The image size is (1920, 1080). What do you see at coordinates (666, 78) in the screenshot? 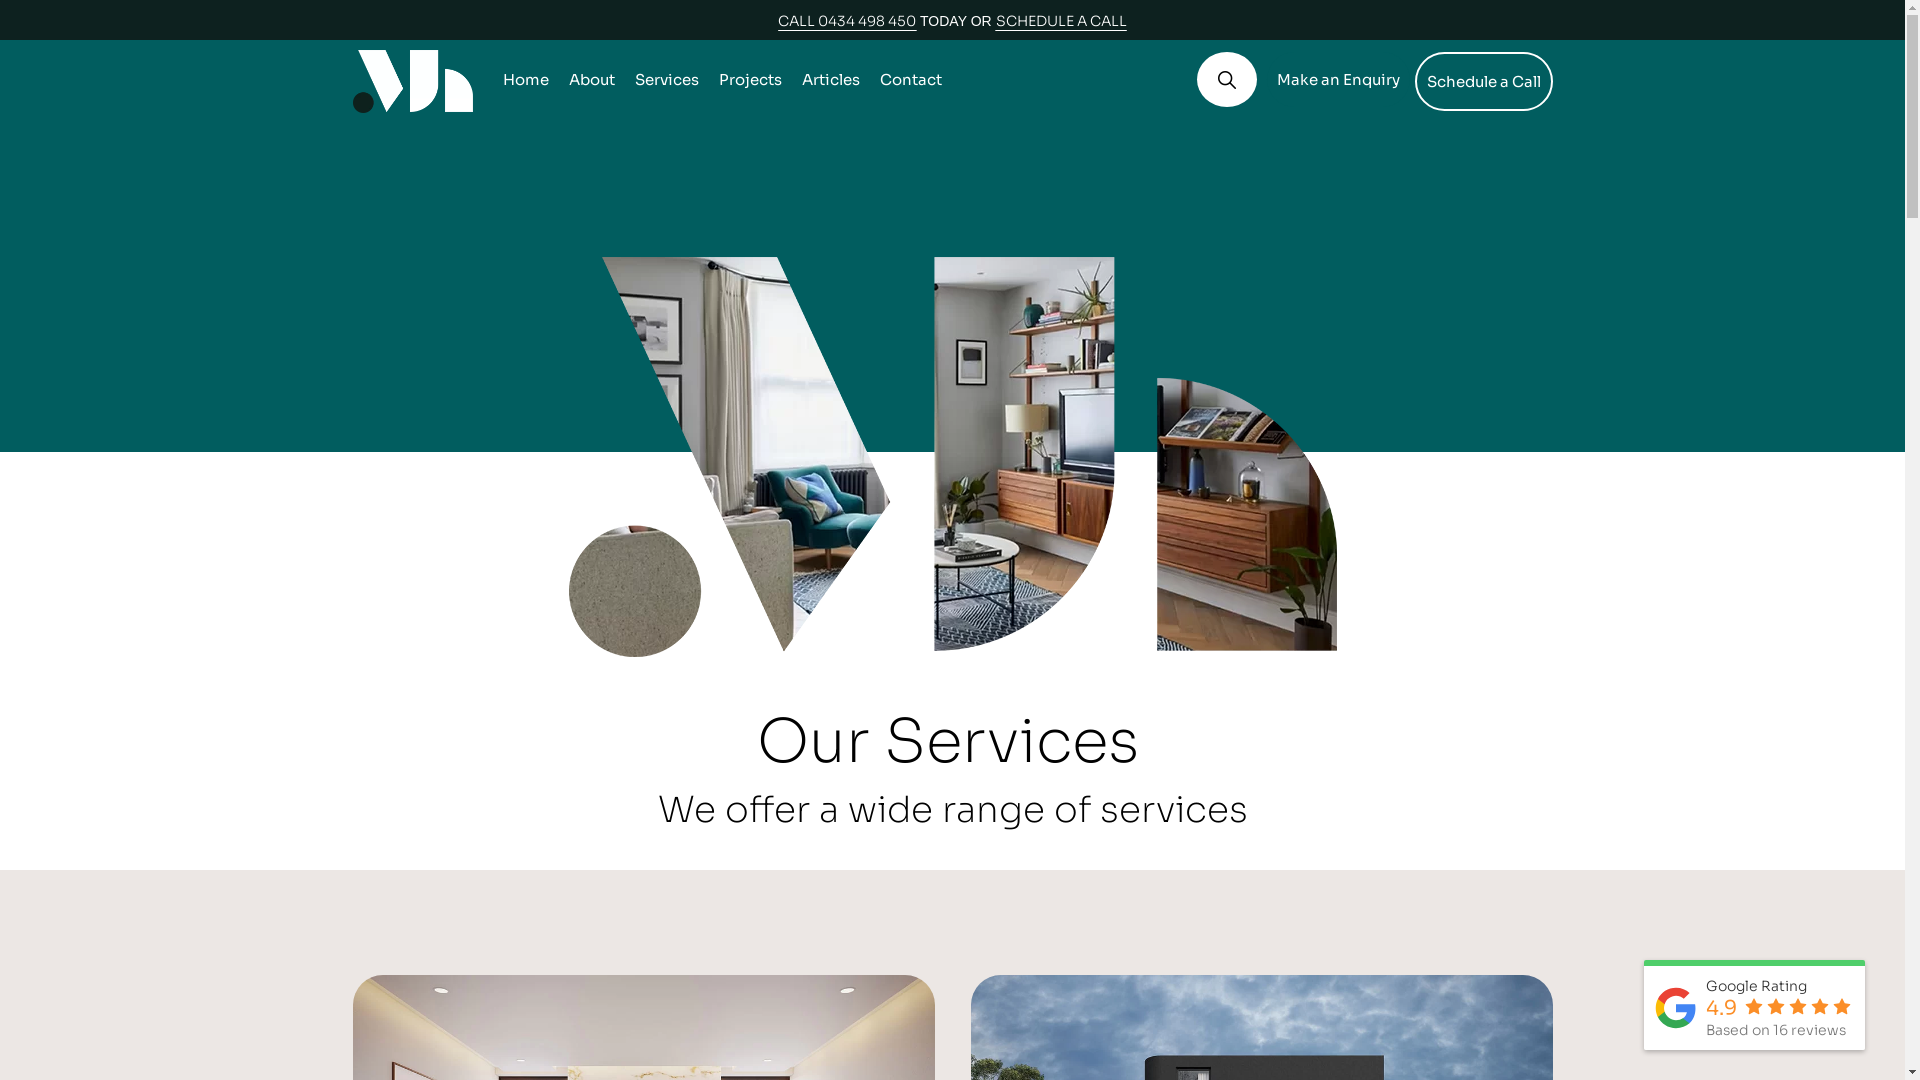
I see `'Services'` at bounding box center [666, 78].